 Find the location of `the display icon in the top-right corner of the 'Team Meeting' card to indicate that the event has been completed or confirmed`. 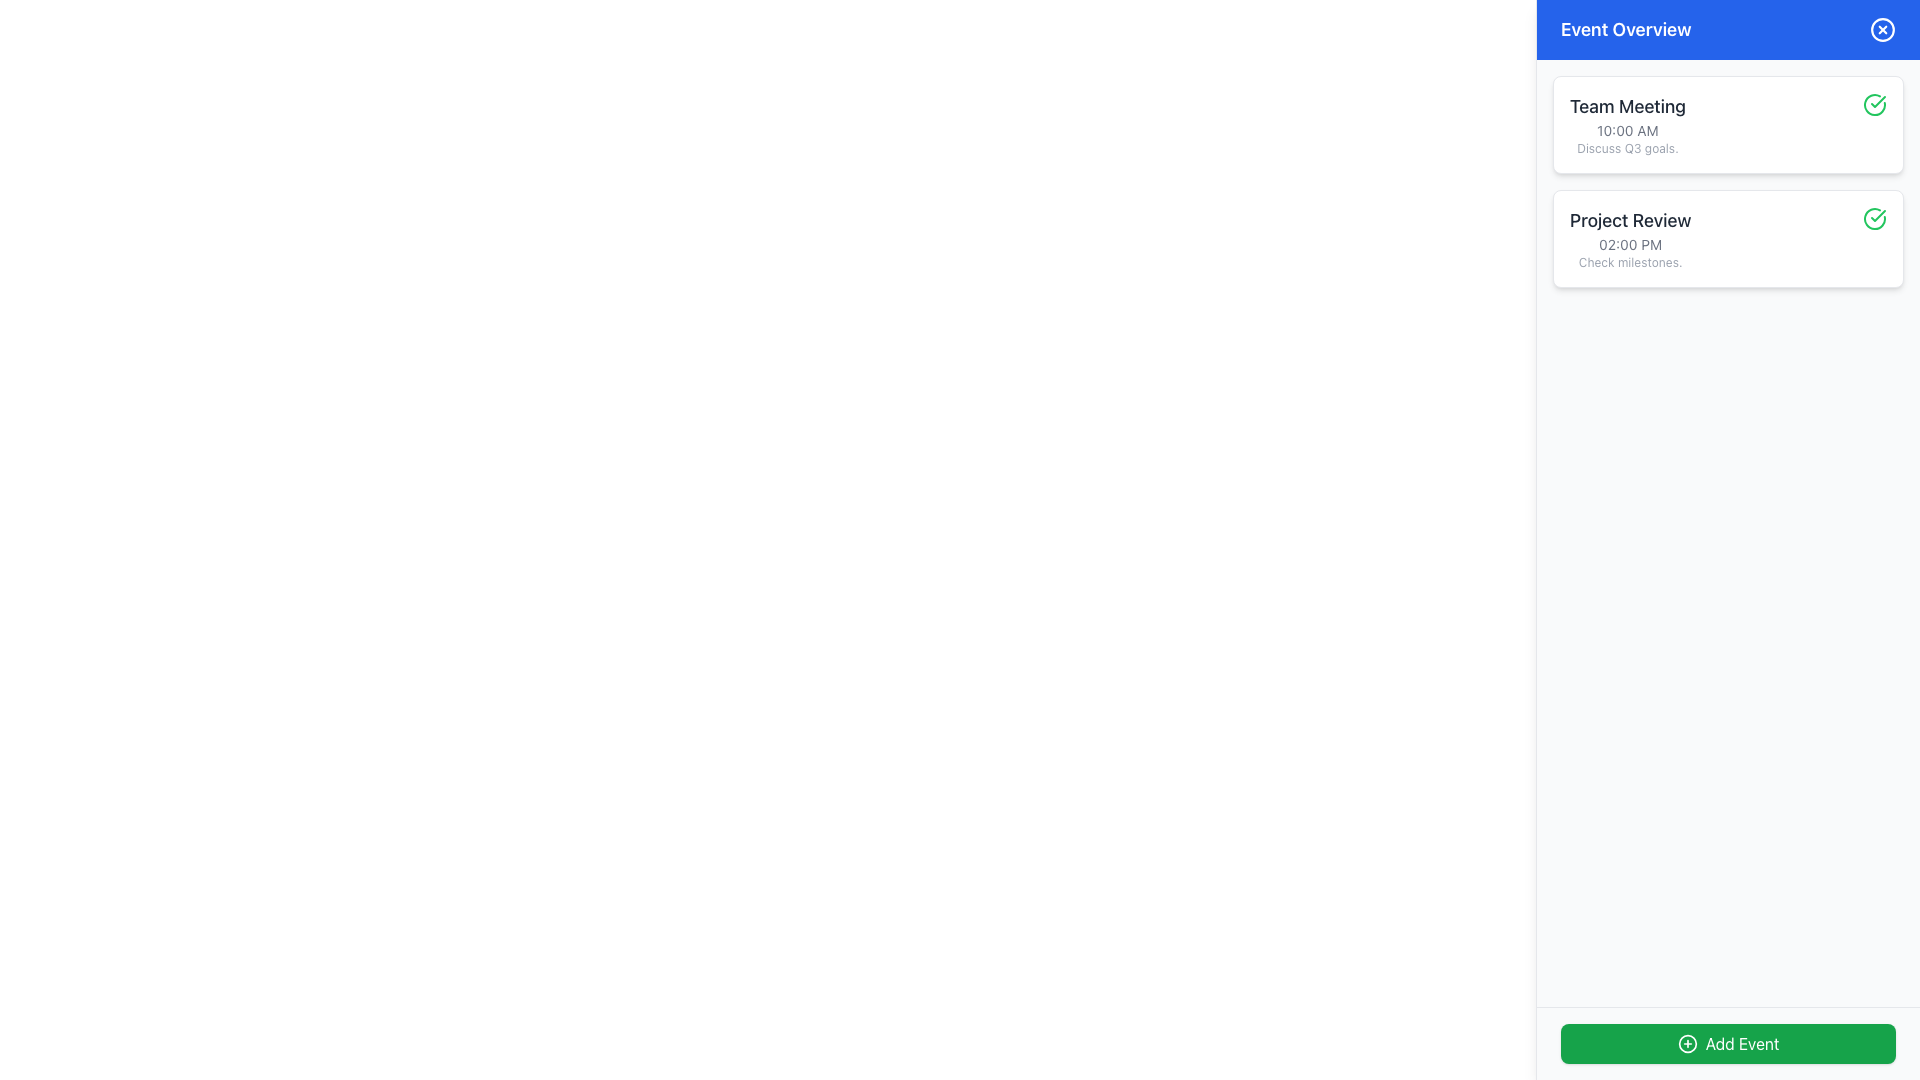

the display icon in the top-right corner of the 'Team Meeting' card to indicate that the event has been completed or confirmed is located at coordinates (1874, 104).